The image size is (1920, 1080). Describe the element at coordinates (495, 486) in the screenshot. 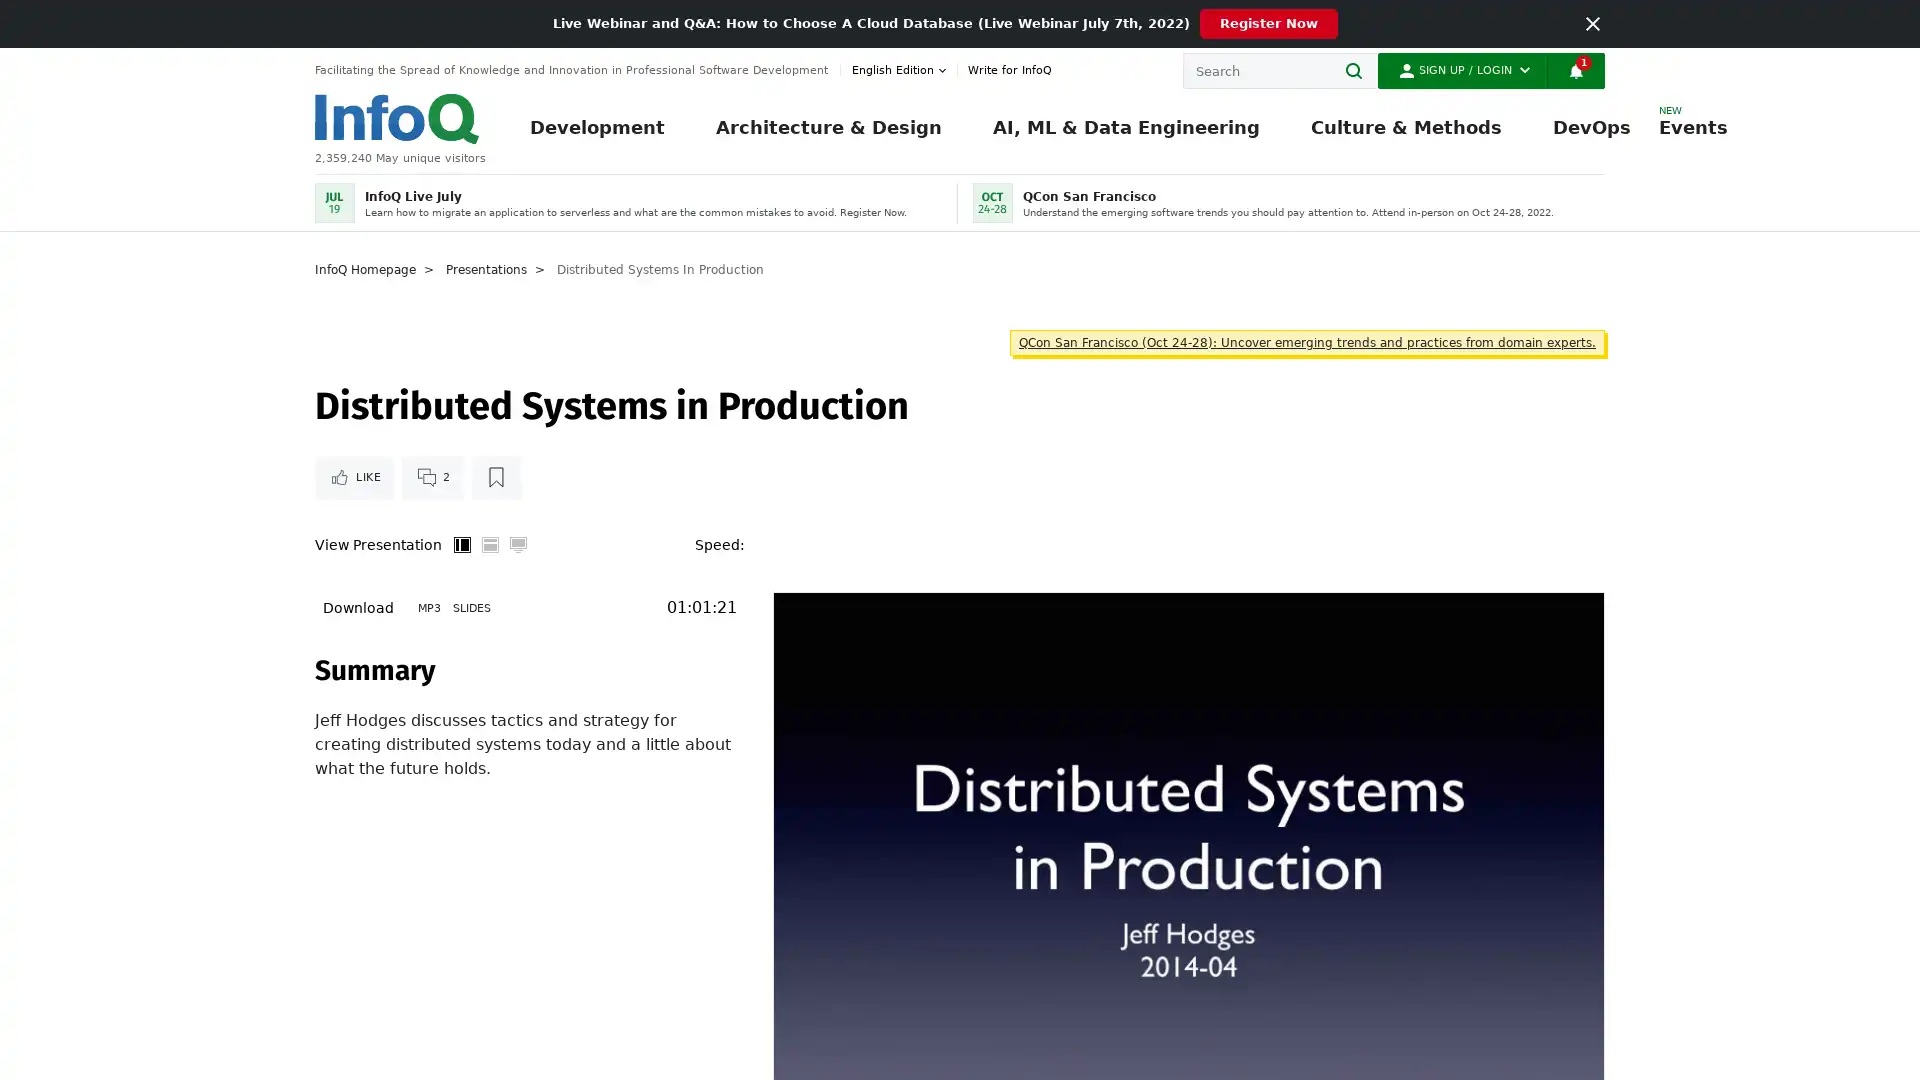

I see `Read later` at that location.